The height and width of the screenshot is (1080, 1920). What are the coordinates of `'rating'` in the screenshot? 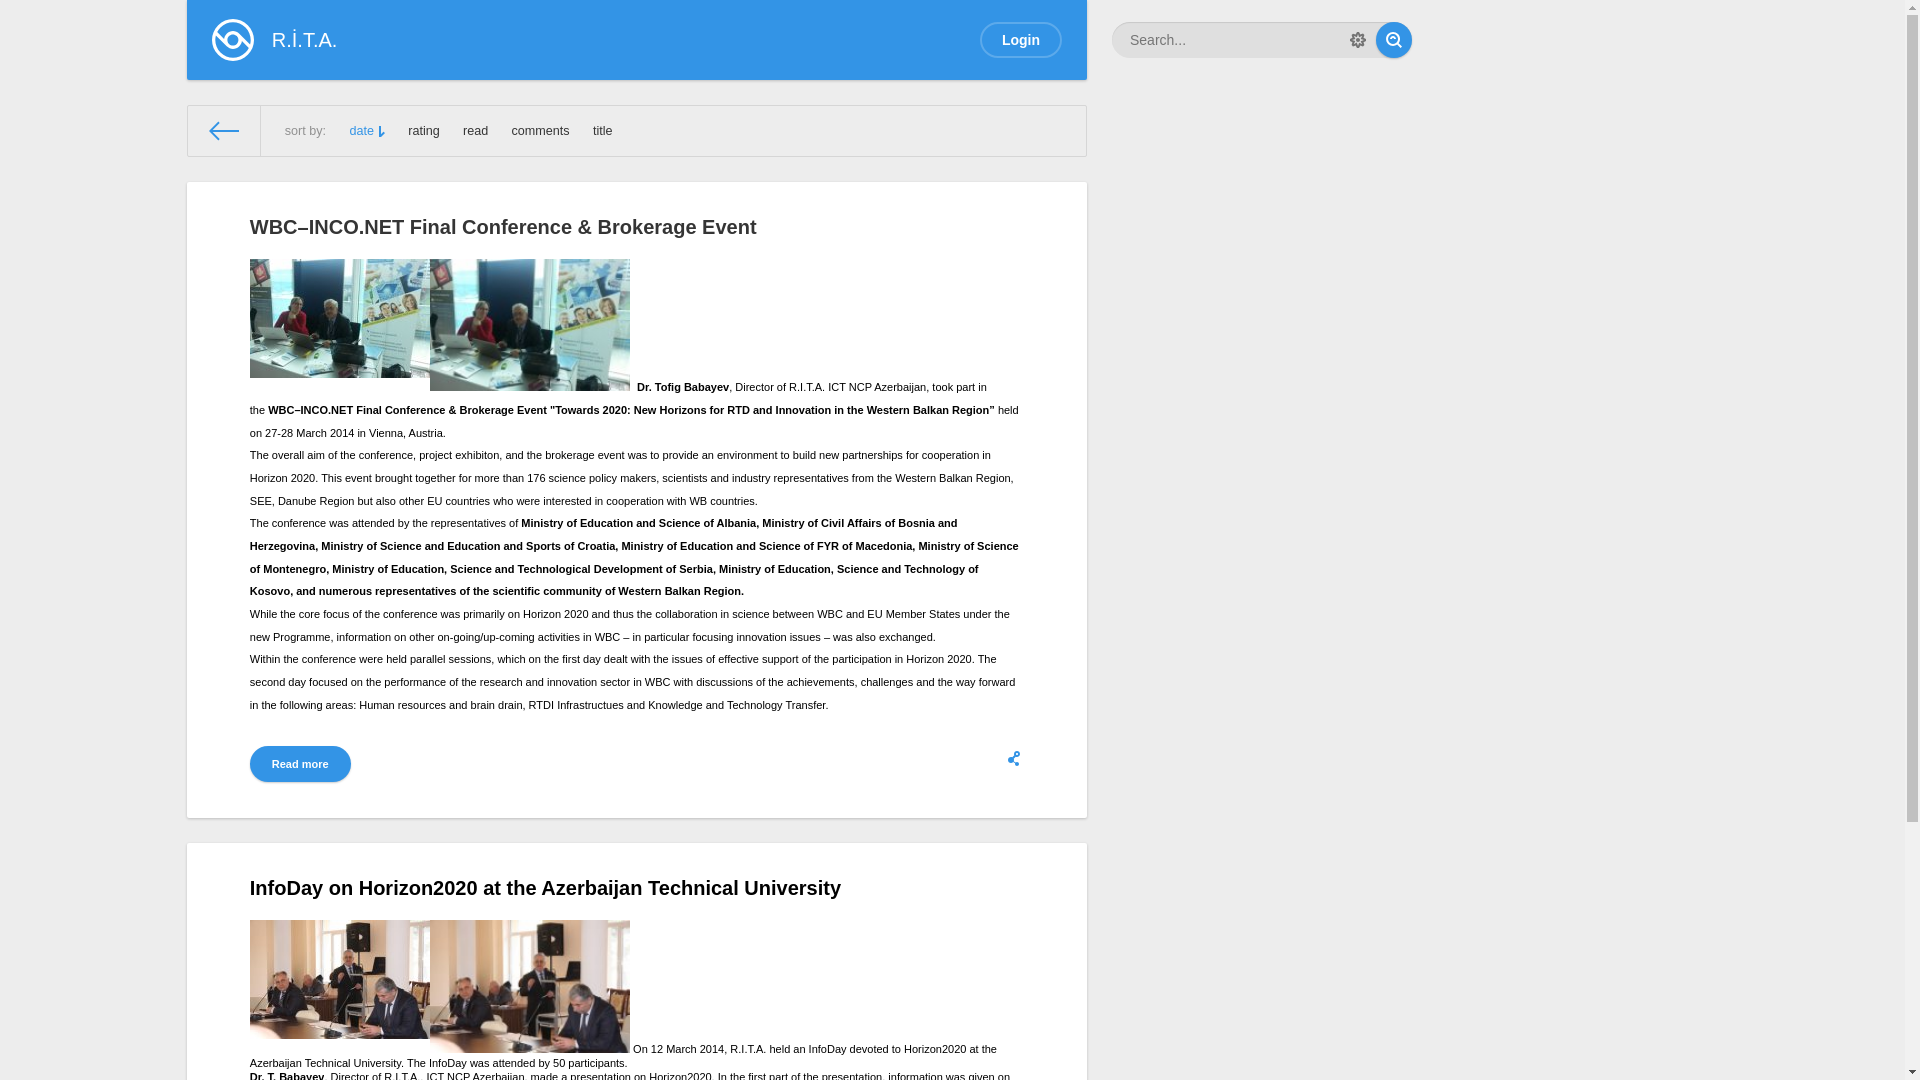 It's located at (422, 131).